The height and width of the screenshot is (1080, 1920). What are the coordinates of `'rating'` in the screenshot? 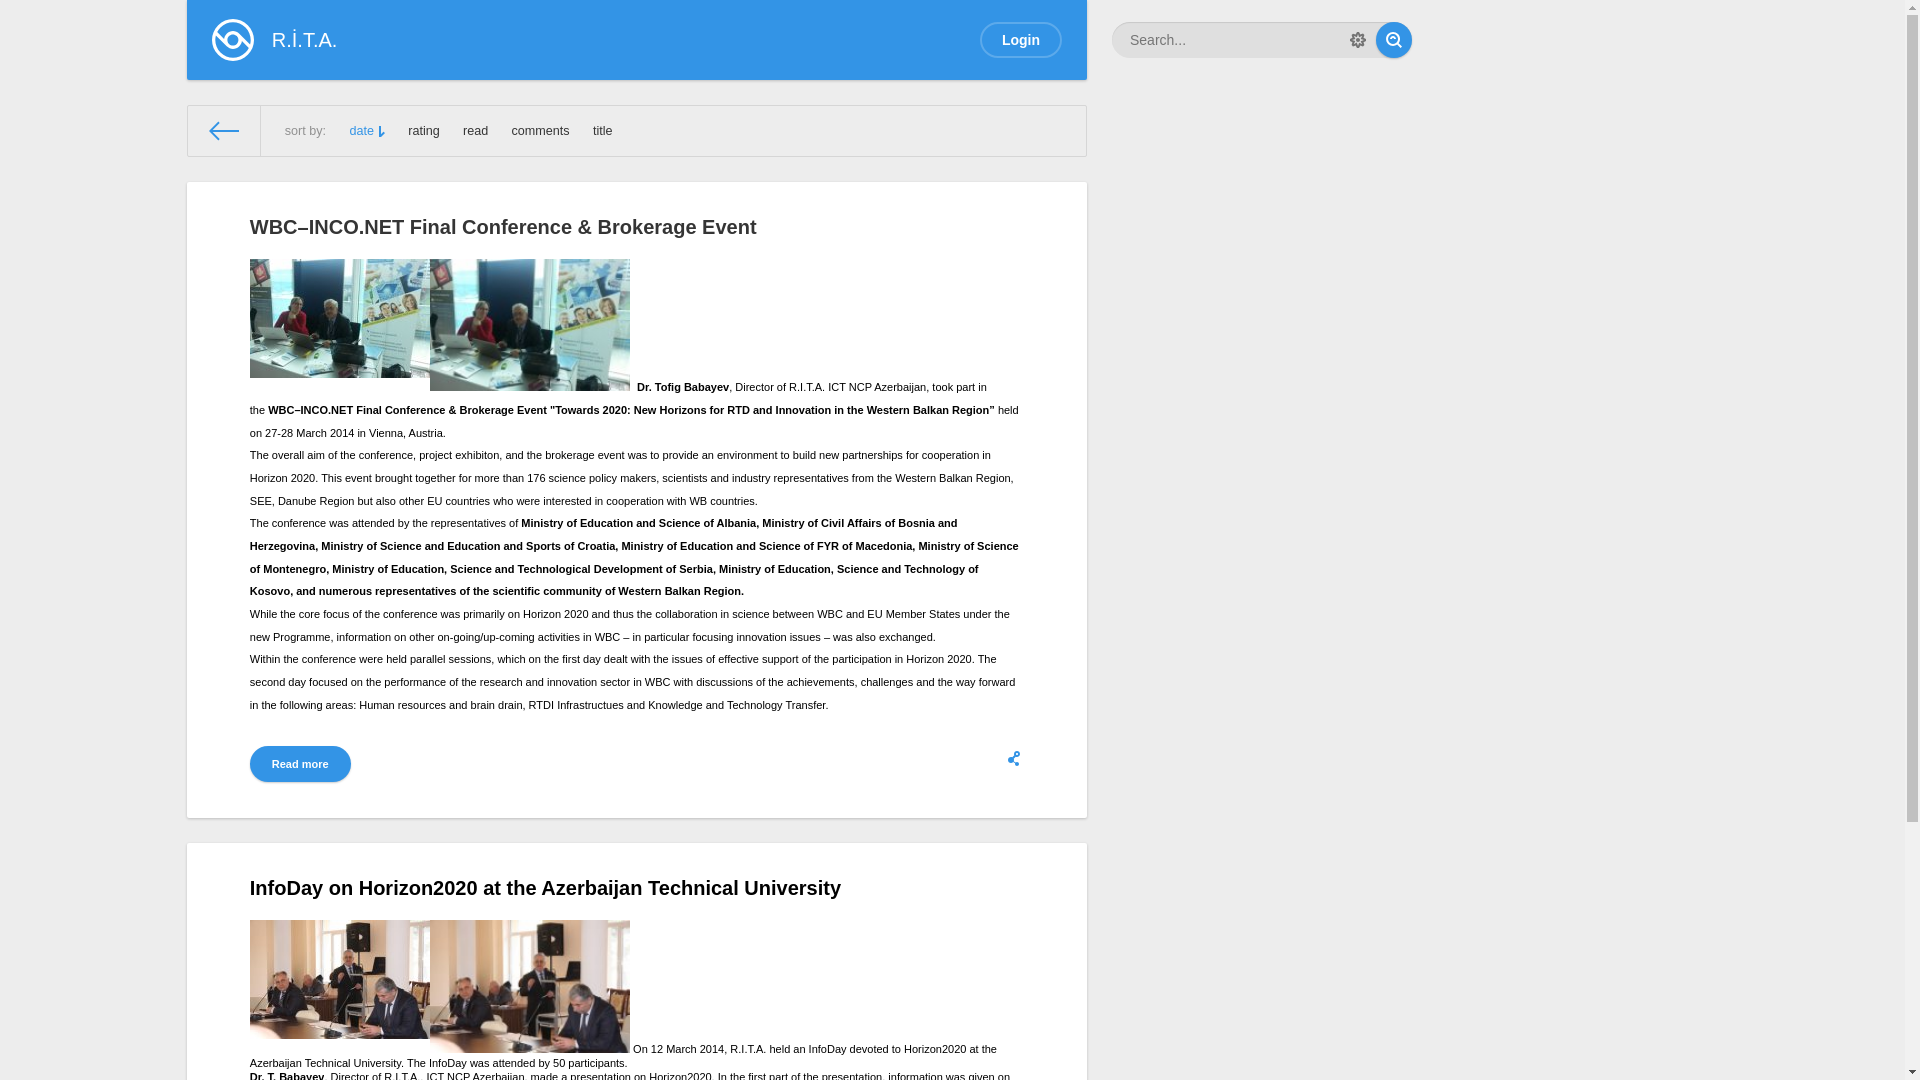 It's located at (422, 131).